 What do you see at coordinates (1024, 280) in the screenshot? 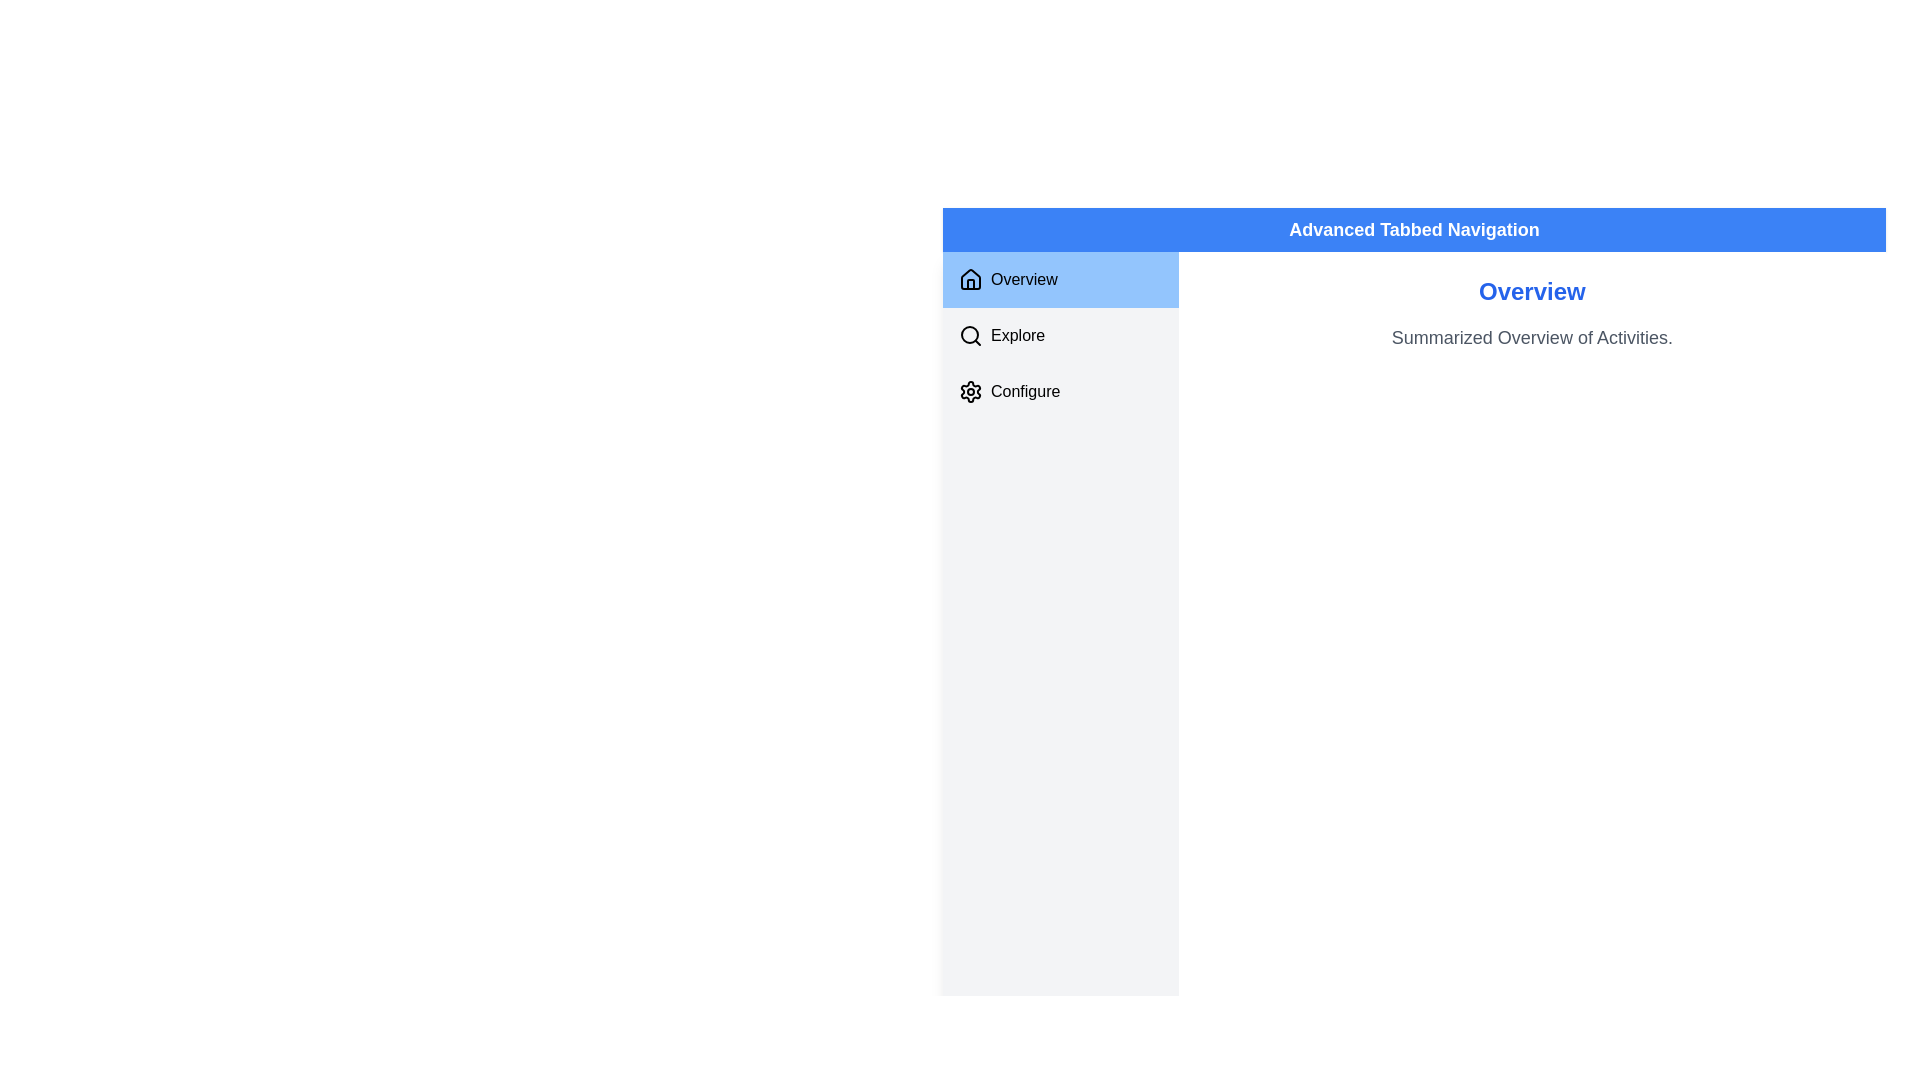
I see `the text label that represents the overview feature` at bounding box center [1024, 280].